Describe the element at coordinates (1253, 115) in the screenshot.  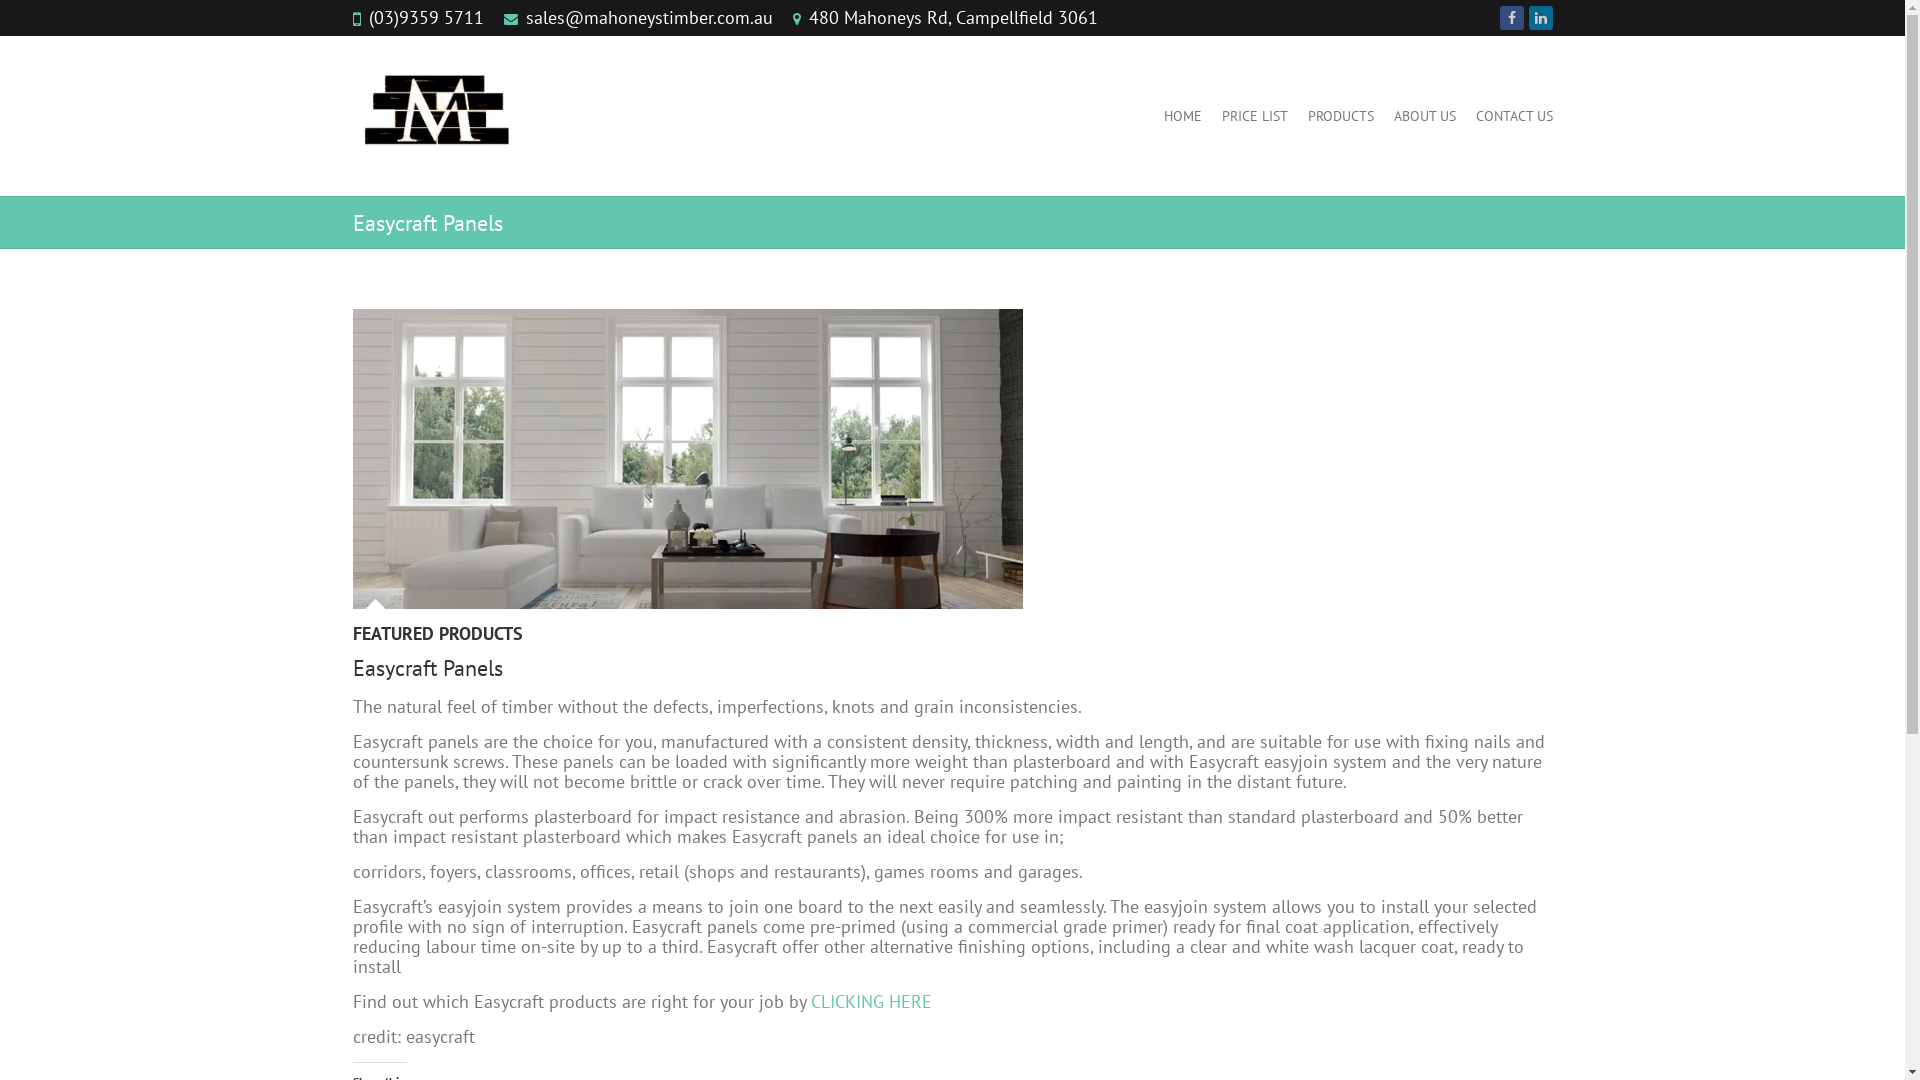
I see `'PRICE LIST'` at that location.